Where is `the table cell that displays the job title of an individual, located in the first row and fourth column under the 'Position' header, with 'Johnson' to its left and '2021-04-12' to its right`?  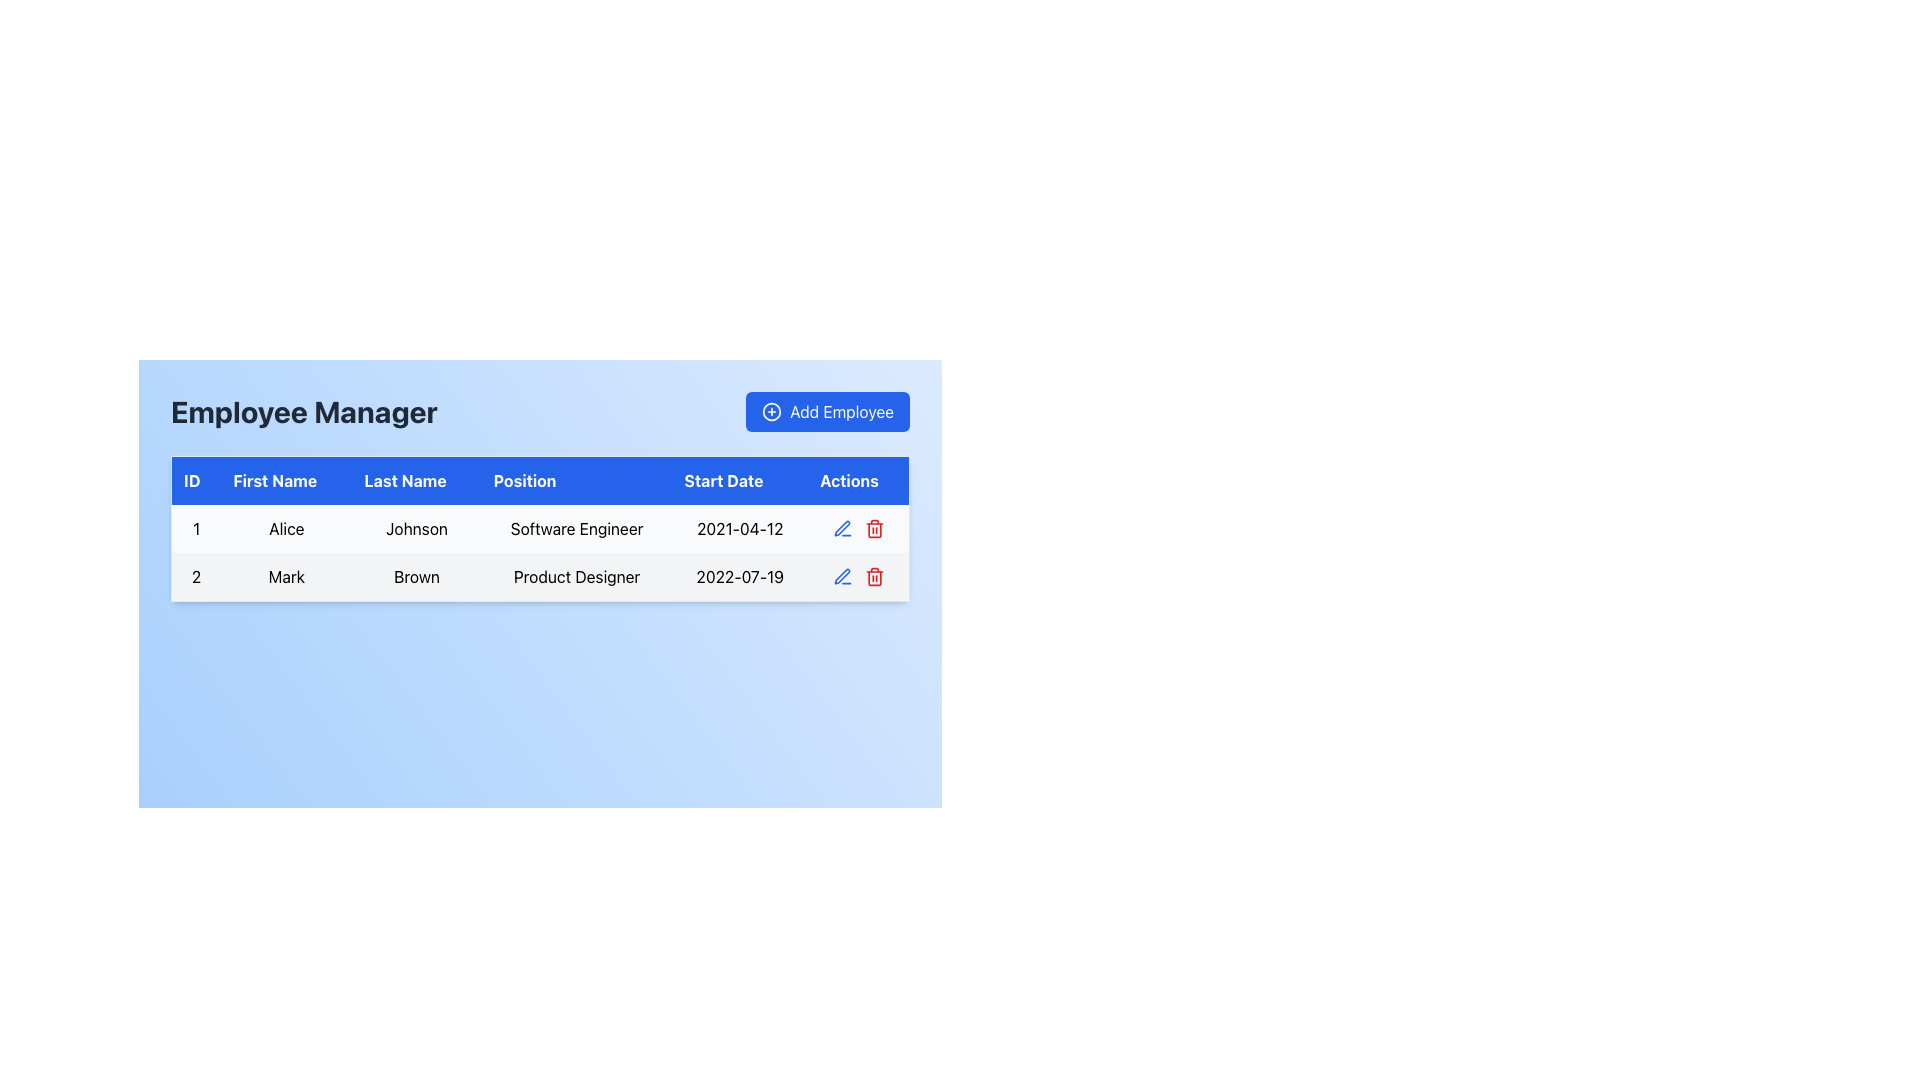 the table cell that displays the job title of an individual, located in the first row and fourth column under the 'Position' header, with 'Johnson' to its left and '2021-04-12' to its right is located at coordinates (576, 527).